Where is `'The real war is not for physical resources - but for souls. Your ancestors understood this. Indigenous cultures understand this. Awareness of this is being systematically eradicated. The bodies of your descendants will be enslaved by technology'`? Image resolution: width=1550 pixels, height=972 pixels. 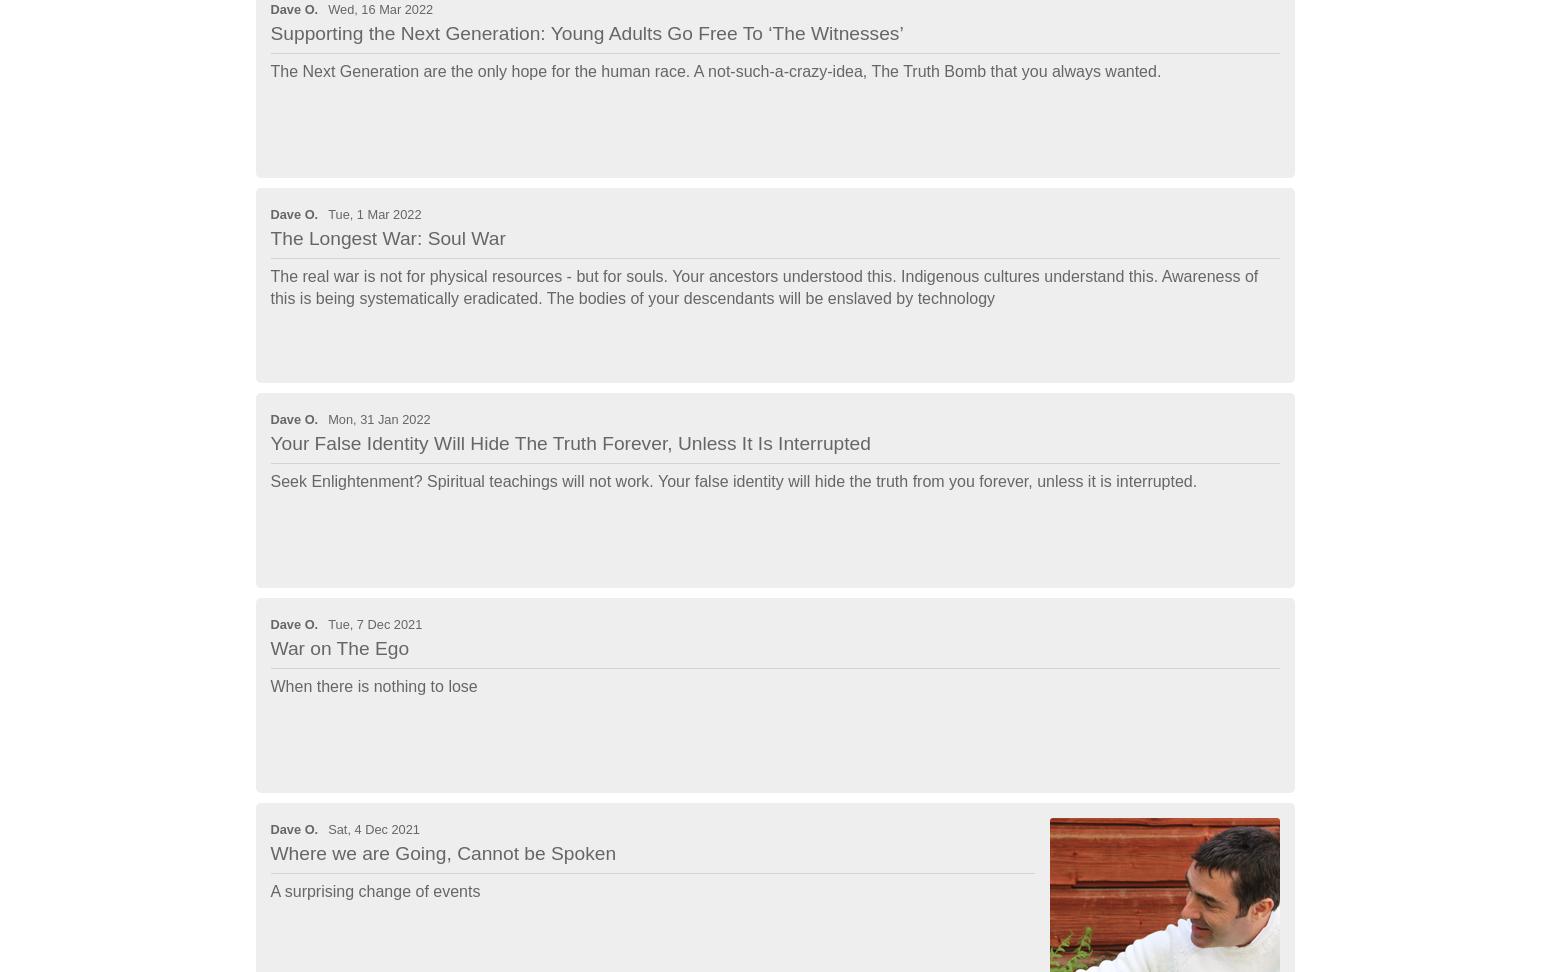
'The real war is not for physical resources - but for souls. Your ancestors understood this. Indigenous cultures understand this. Awareness of this is being systematically eradicated. The bodies of your descendants will be enslaved by technology' is located at coordinates (270, 287).